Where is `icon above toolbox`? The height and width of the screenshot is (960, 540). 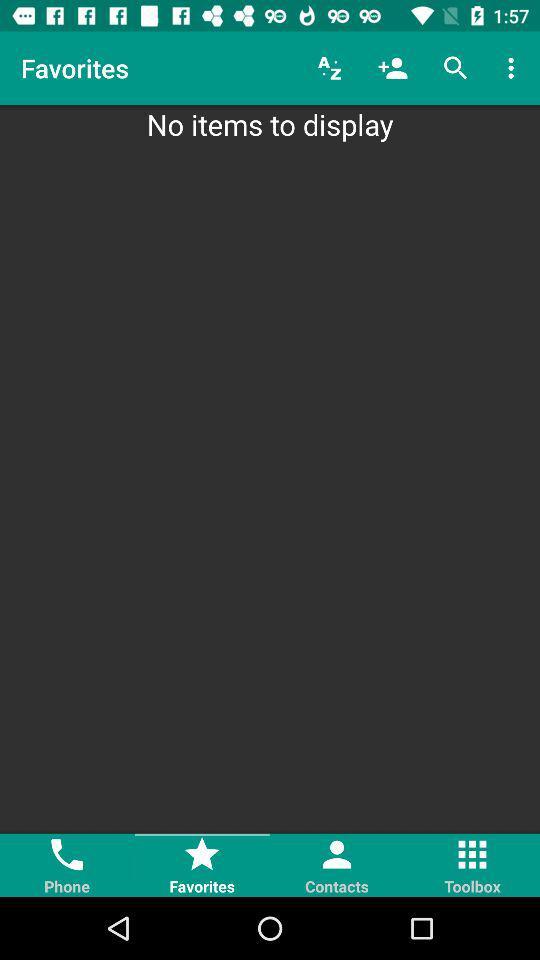
icon above toolbox is located at coordinates (472, 853).